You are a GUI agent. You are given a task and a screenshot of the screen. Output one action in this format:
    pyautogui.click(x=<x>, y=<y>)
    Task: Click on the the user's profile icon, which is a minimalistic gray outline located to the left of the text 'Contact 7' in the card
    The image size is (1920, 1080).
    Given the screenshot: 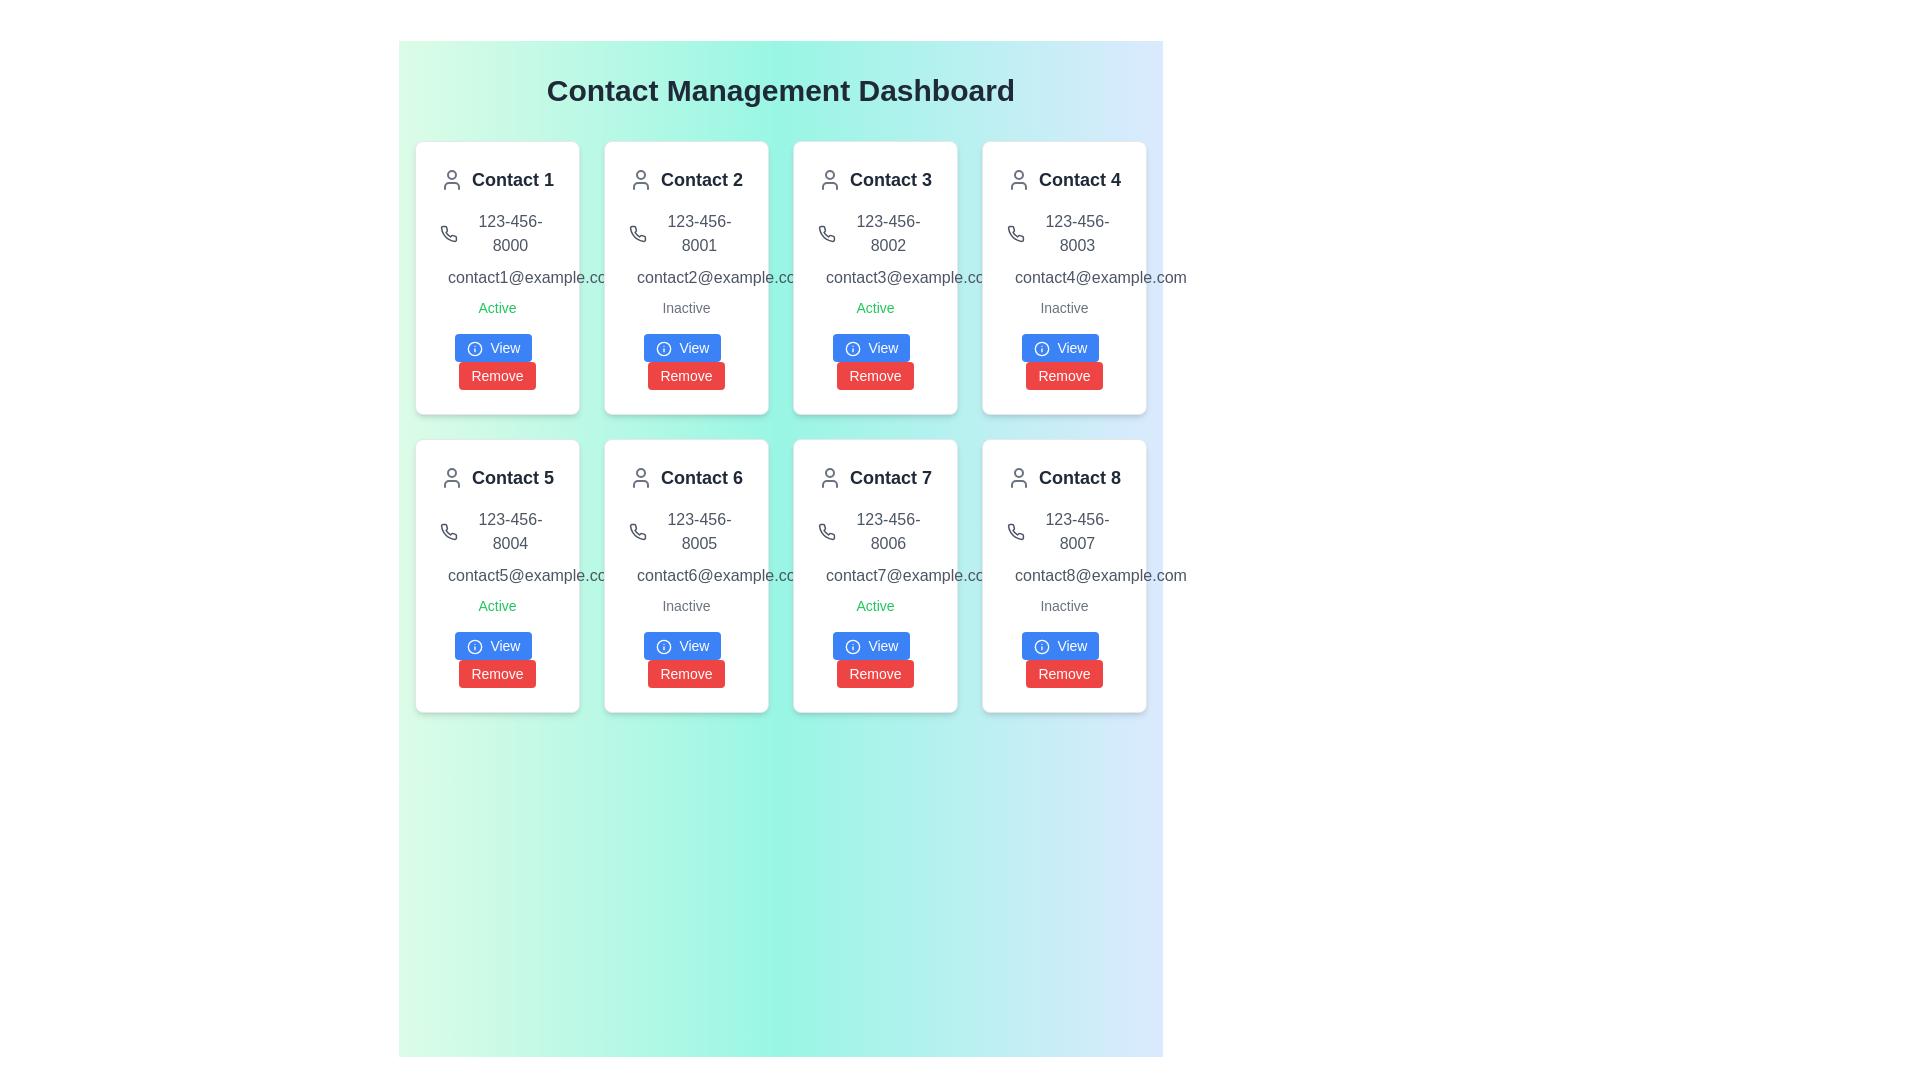 What is the action you would take?
    pyautogui.click(x=830, y=478)
    